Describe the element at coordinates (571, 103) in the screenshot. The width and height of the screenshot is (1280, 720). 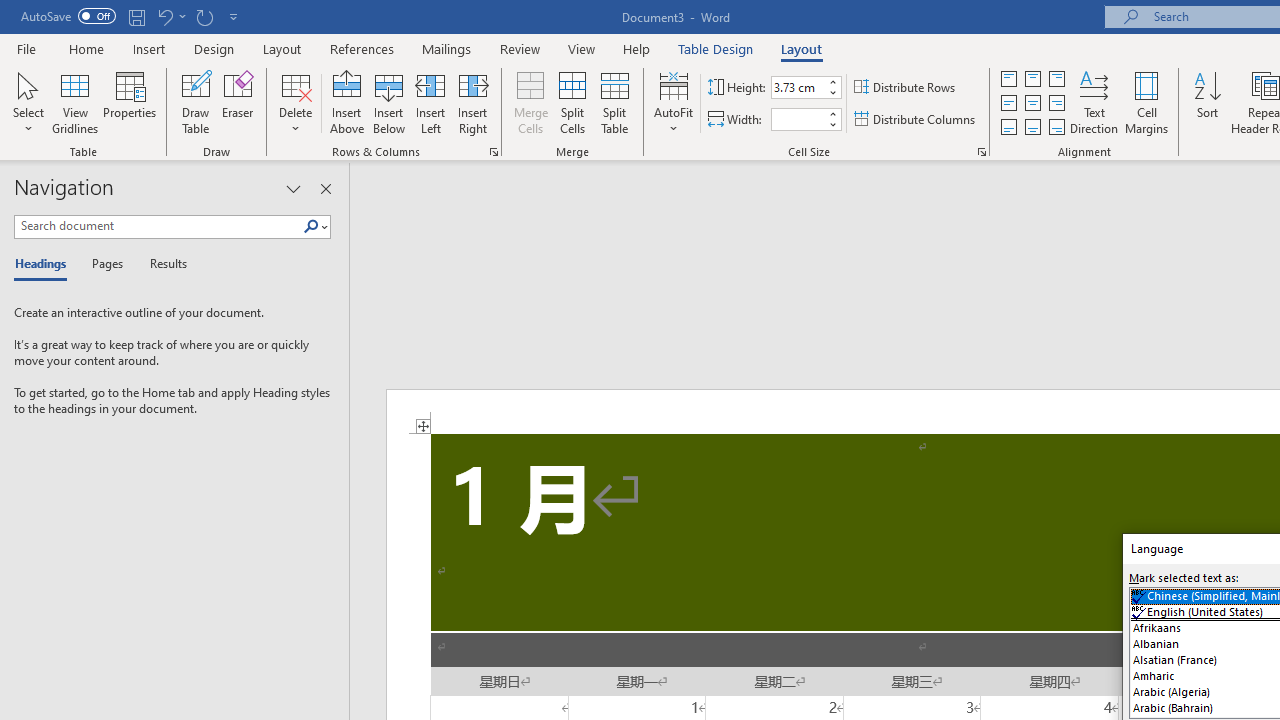
I see `'Split Cells...'` at that location.